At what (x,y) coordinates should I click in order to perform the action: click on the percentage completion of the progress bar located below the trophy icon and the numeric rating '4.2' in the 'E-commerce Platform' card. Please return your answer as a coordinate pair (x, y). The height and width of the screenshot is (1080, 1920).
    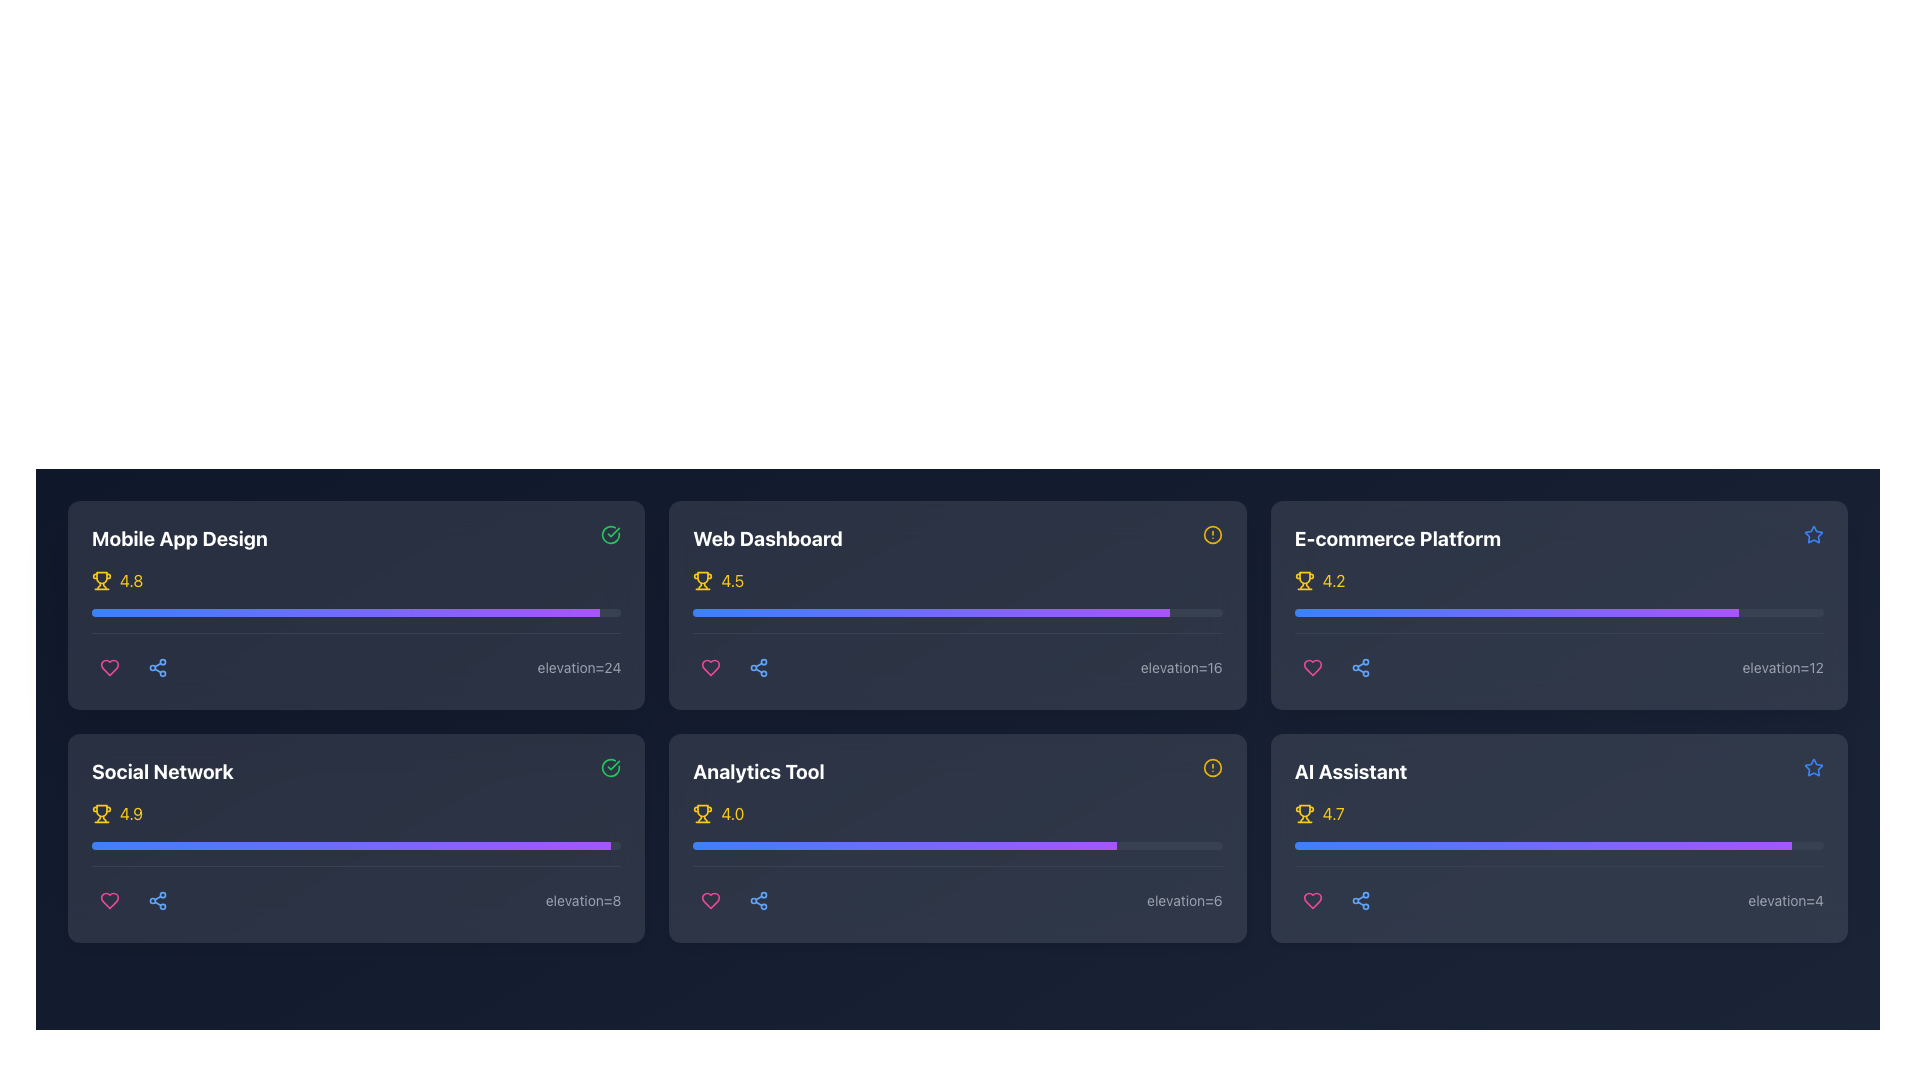
    Looking at the image, I should click on (1558, 626).